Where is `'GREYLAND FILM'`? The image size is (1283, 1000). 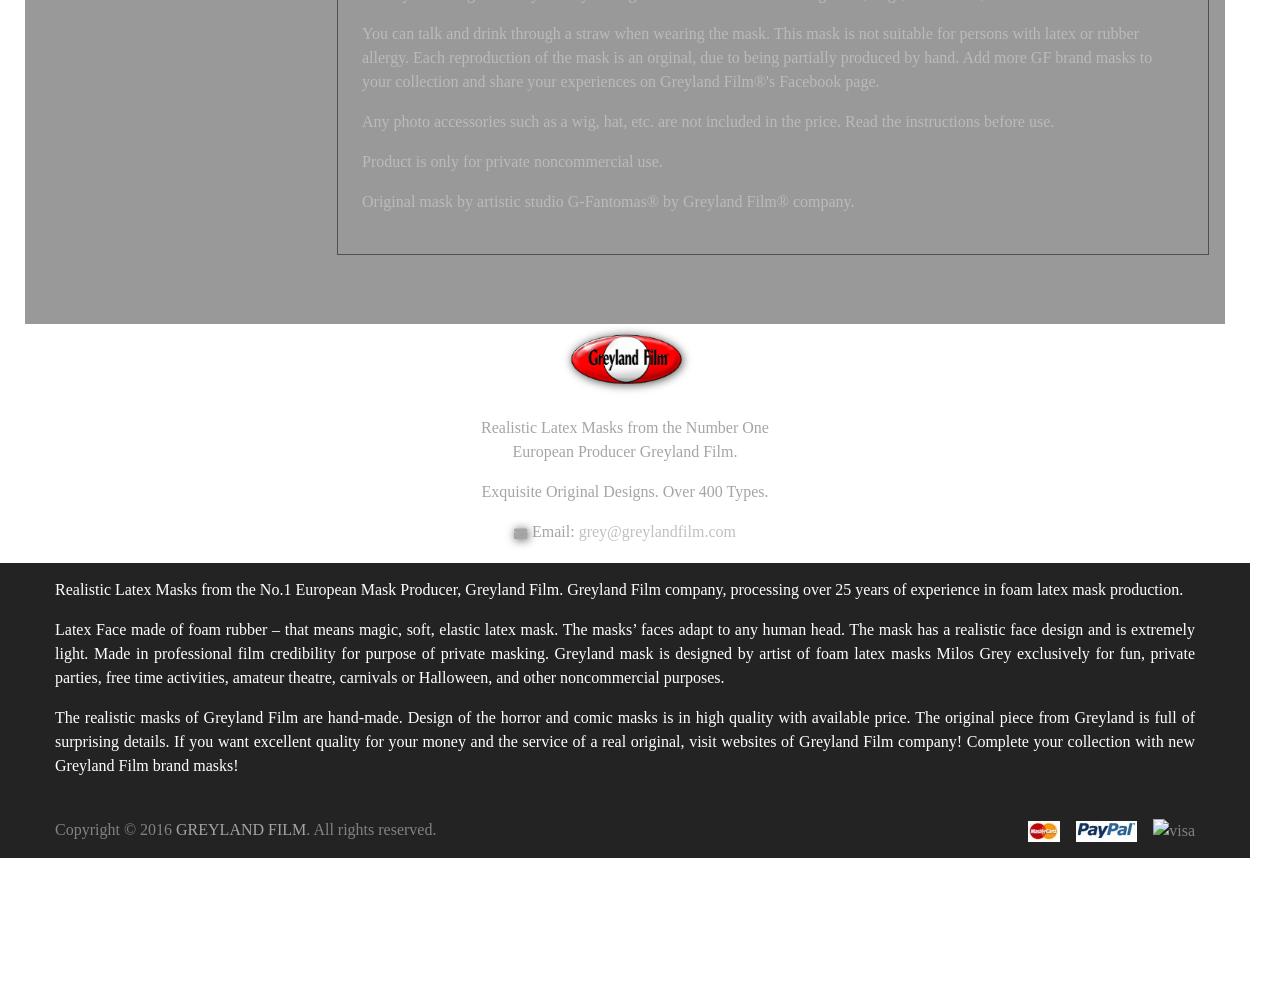 'GREYLAND FILM' is located at coordinates (175, 828).